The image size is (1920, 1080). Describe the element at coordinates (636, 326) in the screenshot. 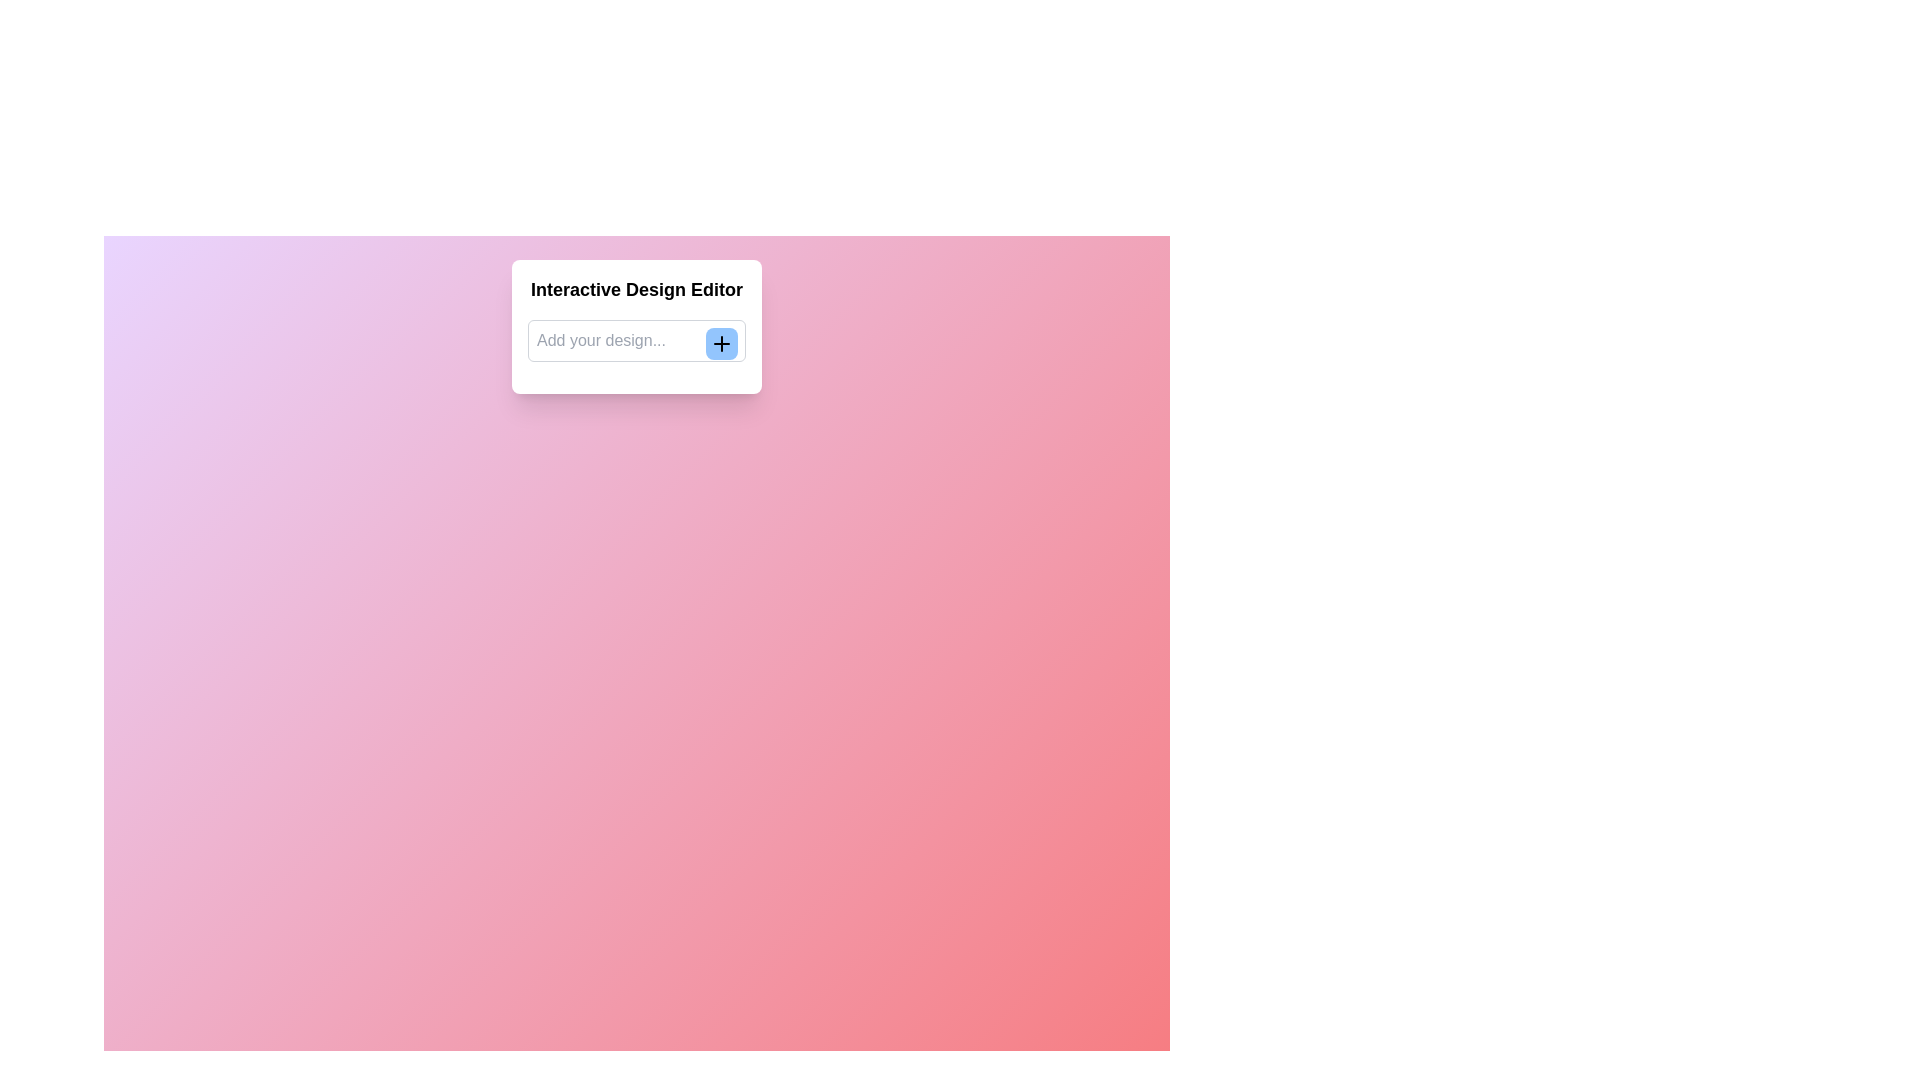

I see `the 'Add your design...' input box located within the header and input unit of the Interactive Design Editor interface` at that location.